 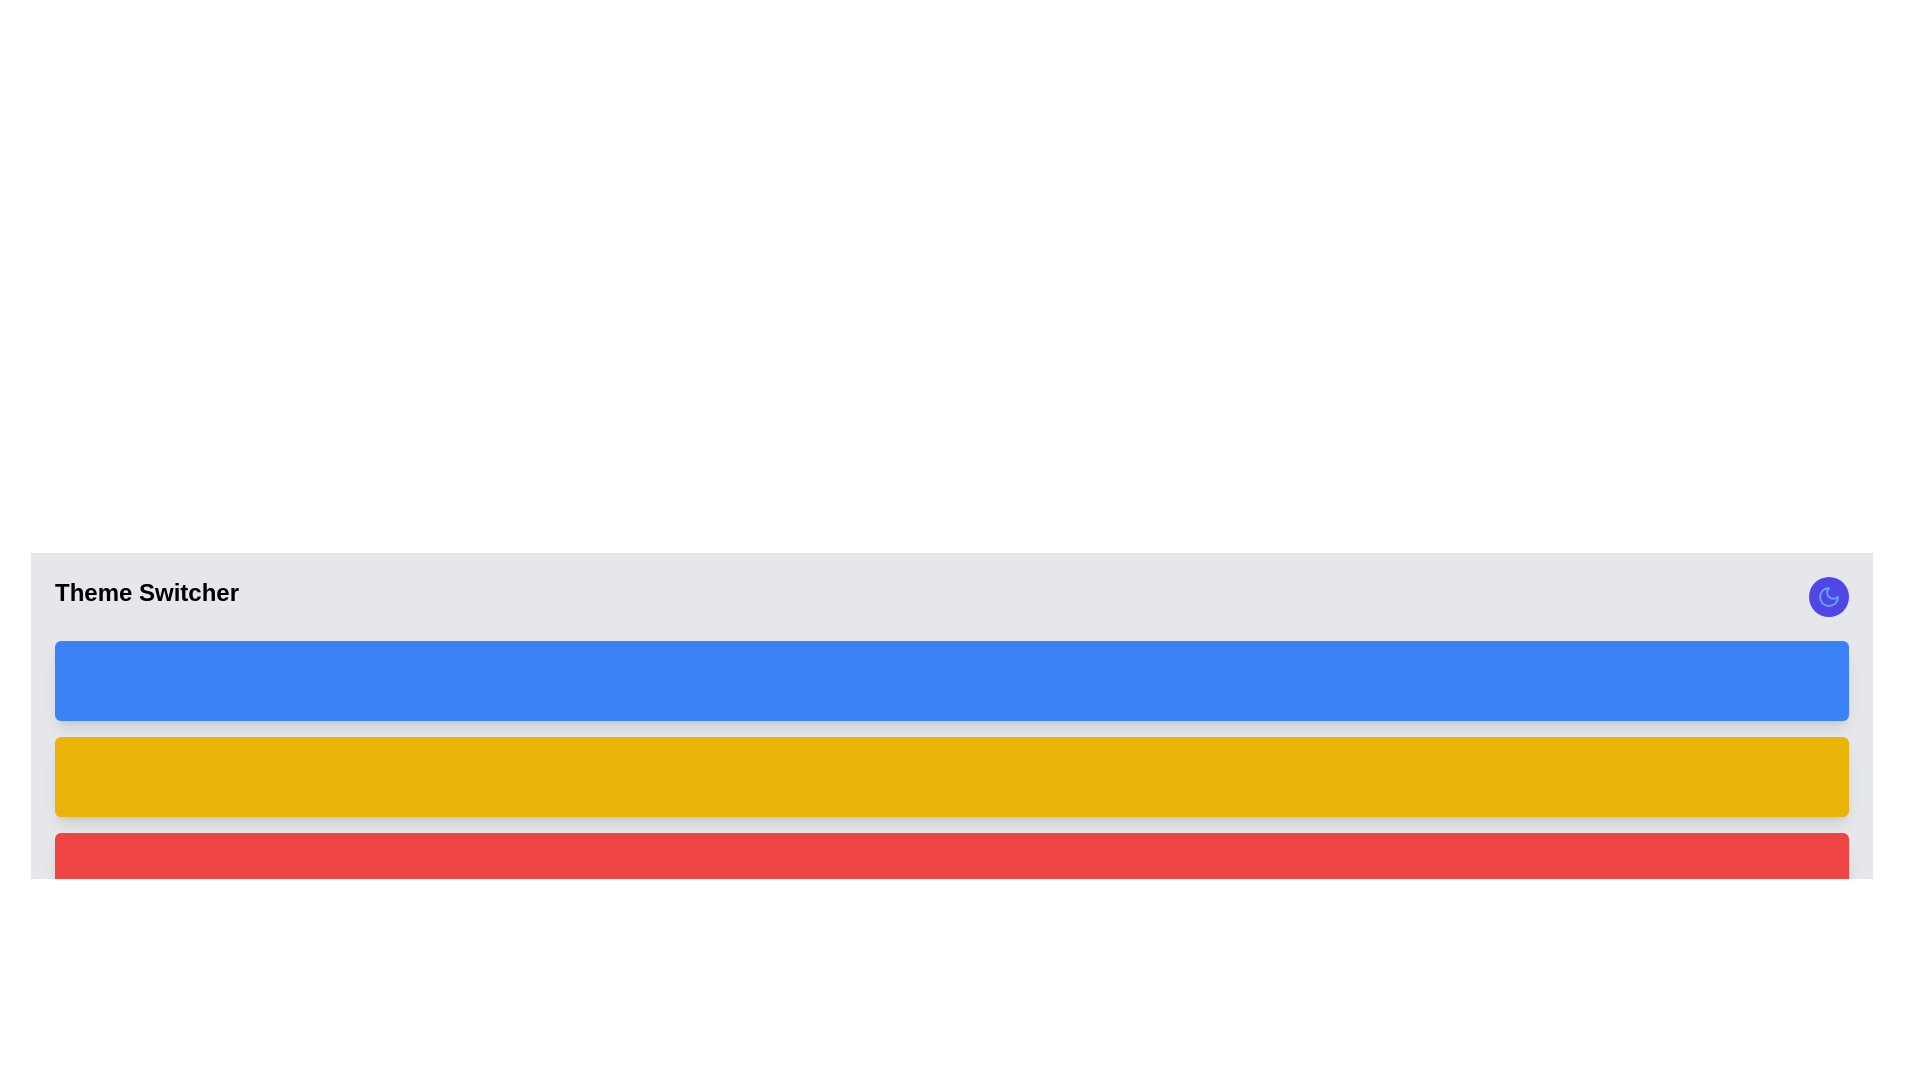 I want to click on the first decorative bar, which is the topmost element in a vertically stacked group of three colored bars, so click(x=950, y=680).